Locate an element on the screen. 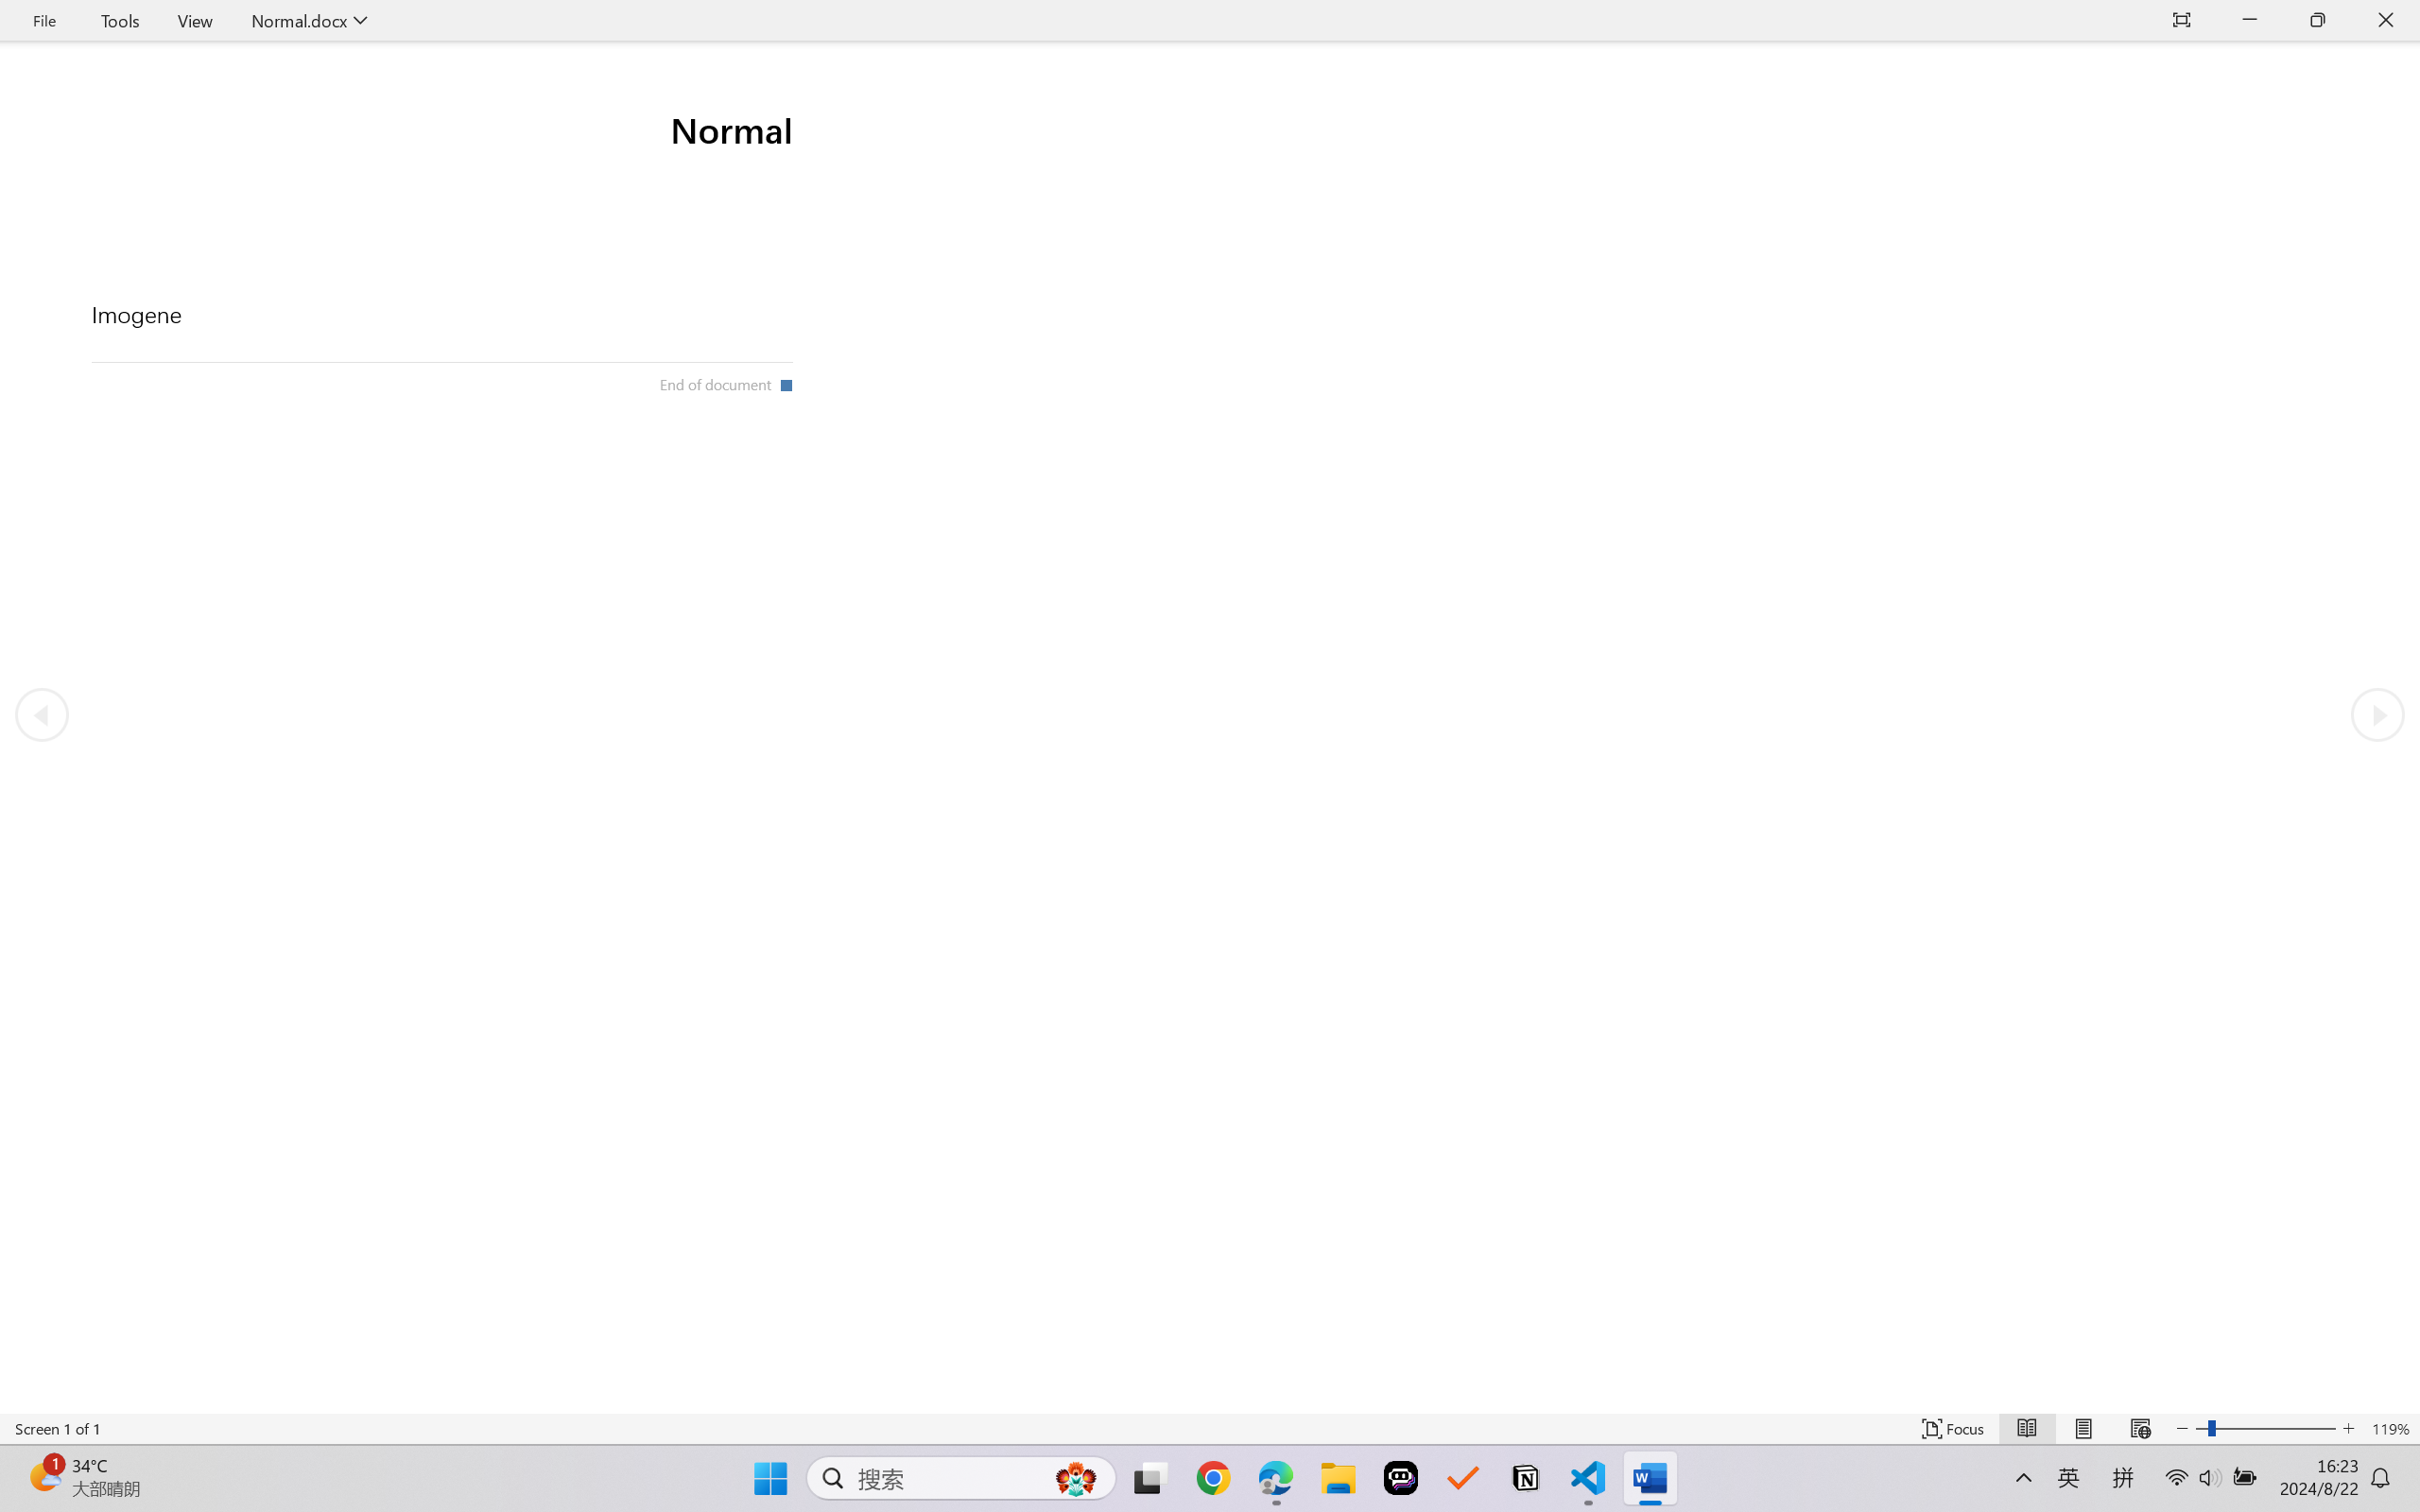 This screenshot has height=1512, width=2420. 'Page Number Screen 1 of 1 ' is located at coordinates (57, 1428).